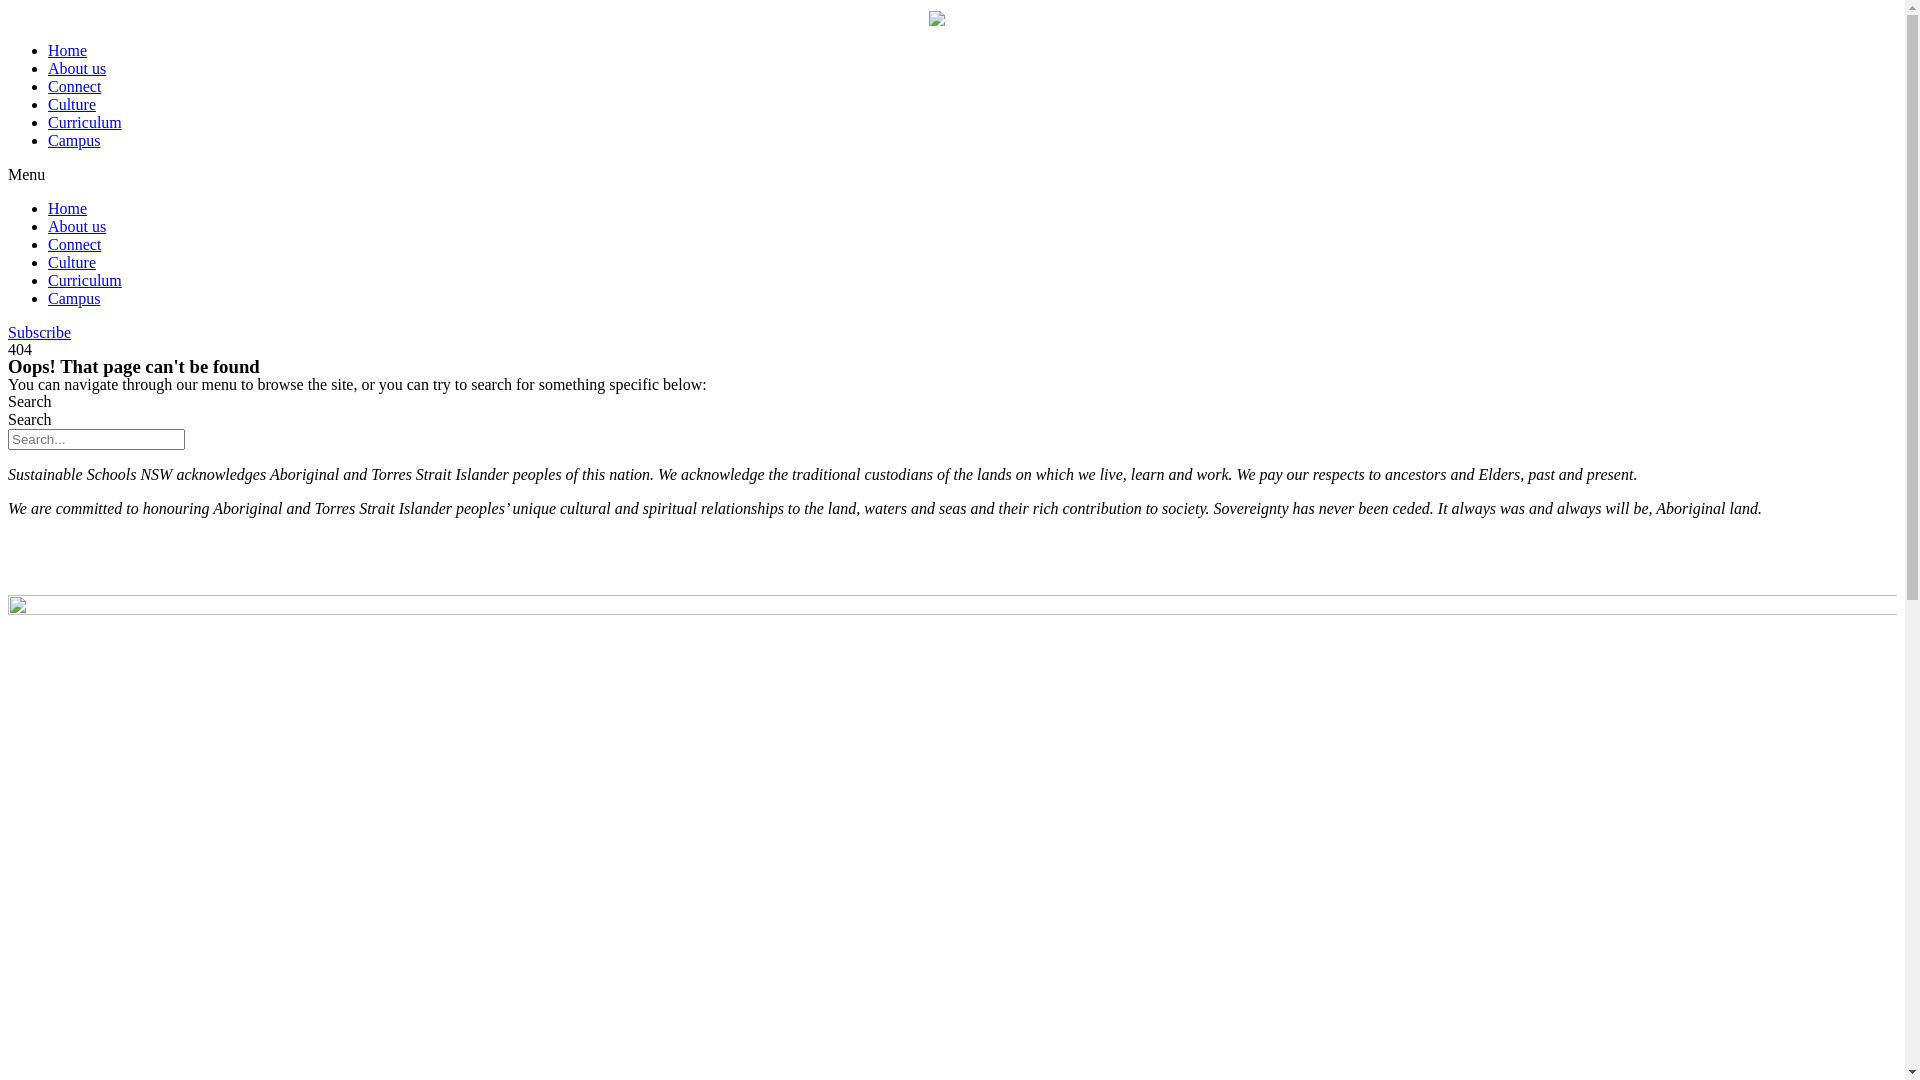 This screenshot has height=1080, width=1920. I want to click on 'About us', so click(76, 67).